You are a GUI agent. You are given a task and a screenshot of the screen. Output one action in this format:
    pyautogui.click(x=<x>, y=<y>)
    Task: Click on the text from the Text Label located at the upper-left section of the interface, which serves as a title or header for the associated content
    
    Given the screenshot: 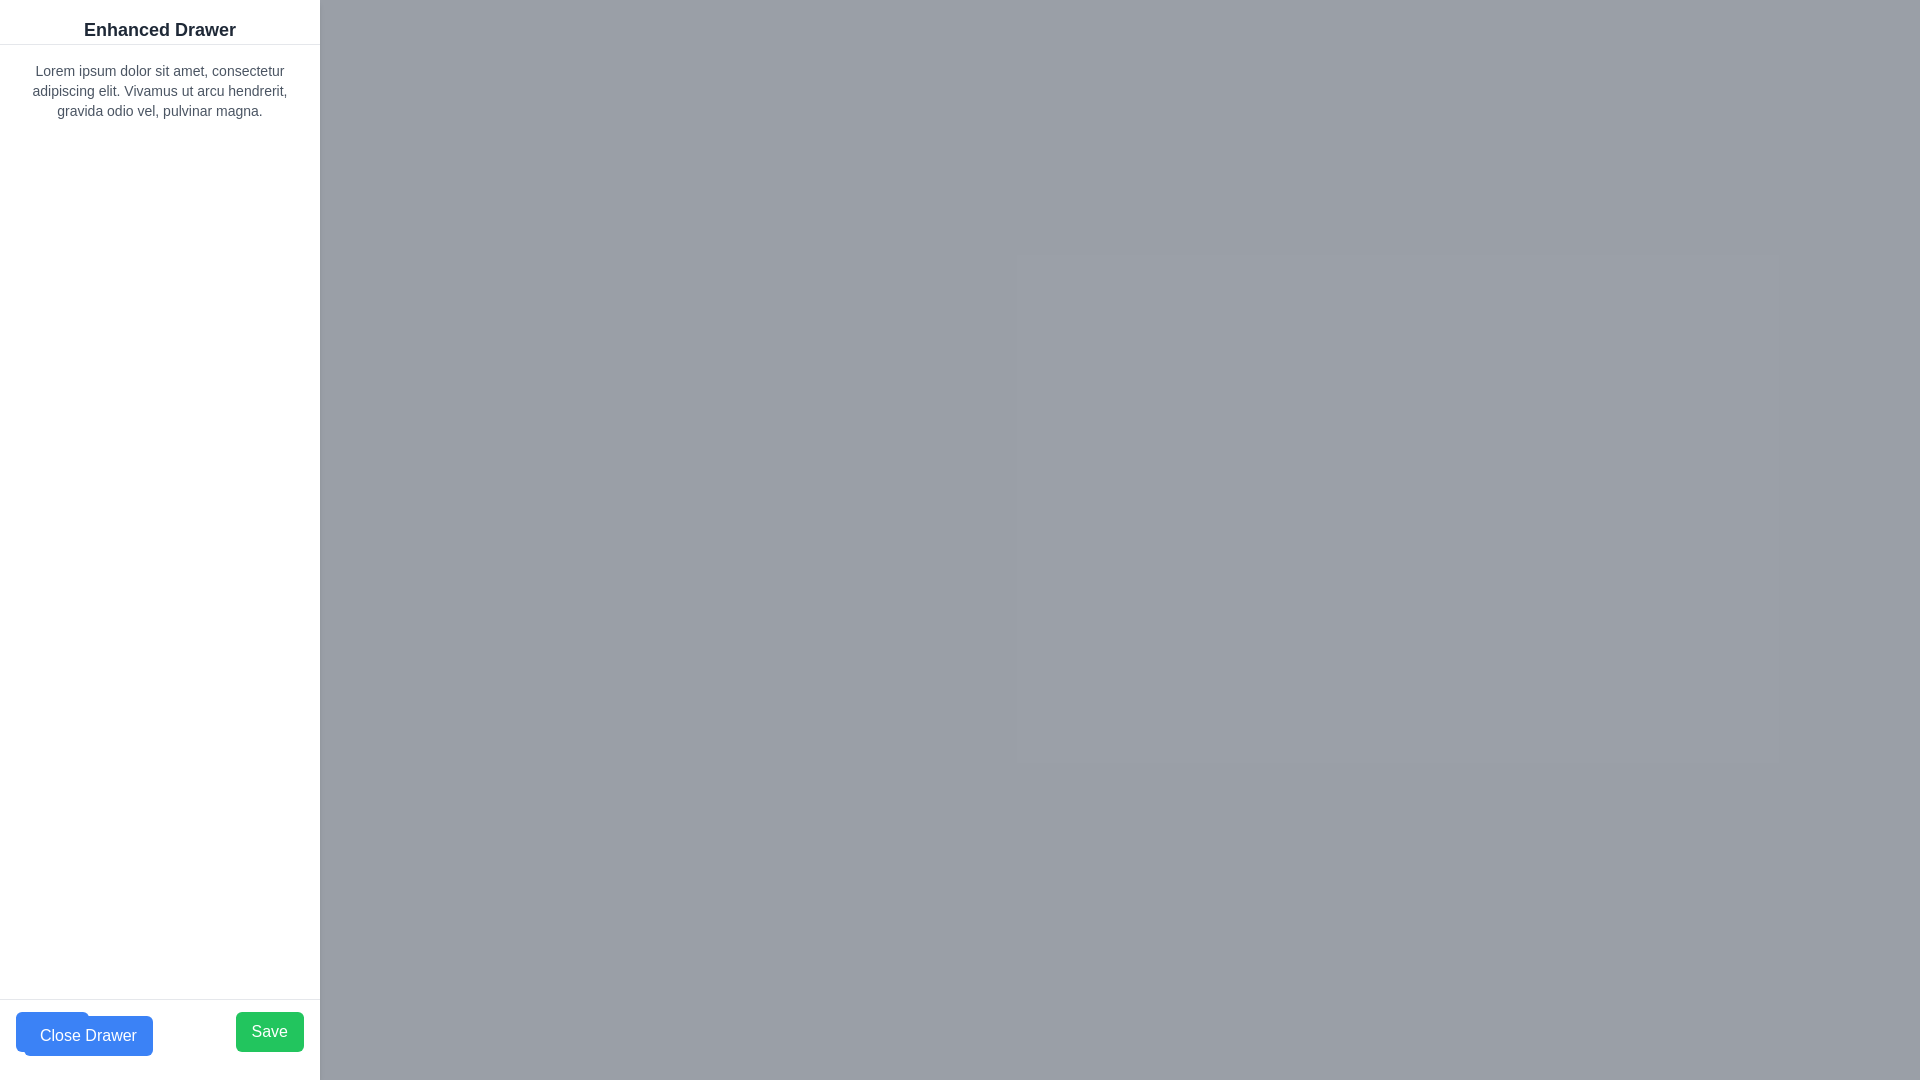 What is the action you would take?
    pyautogui.click(x=158, y=30)
    